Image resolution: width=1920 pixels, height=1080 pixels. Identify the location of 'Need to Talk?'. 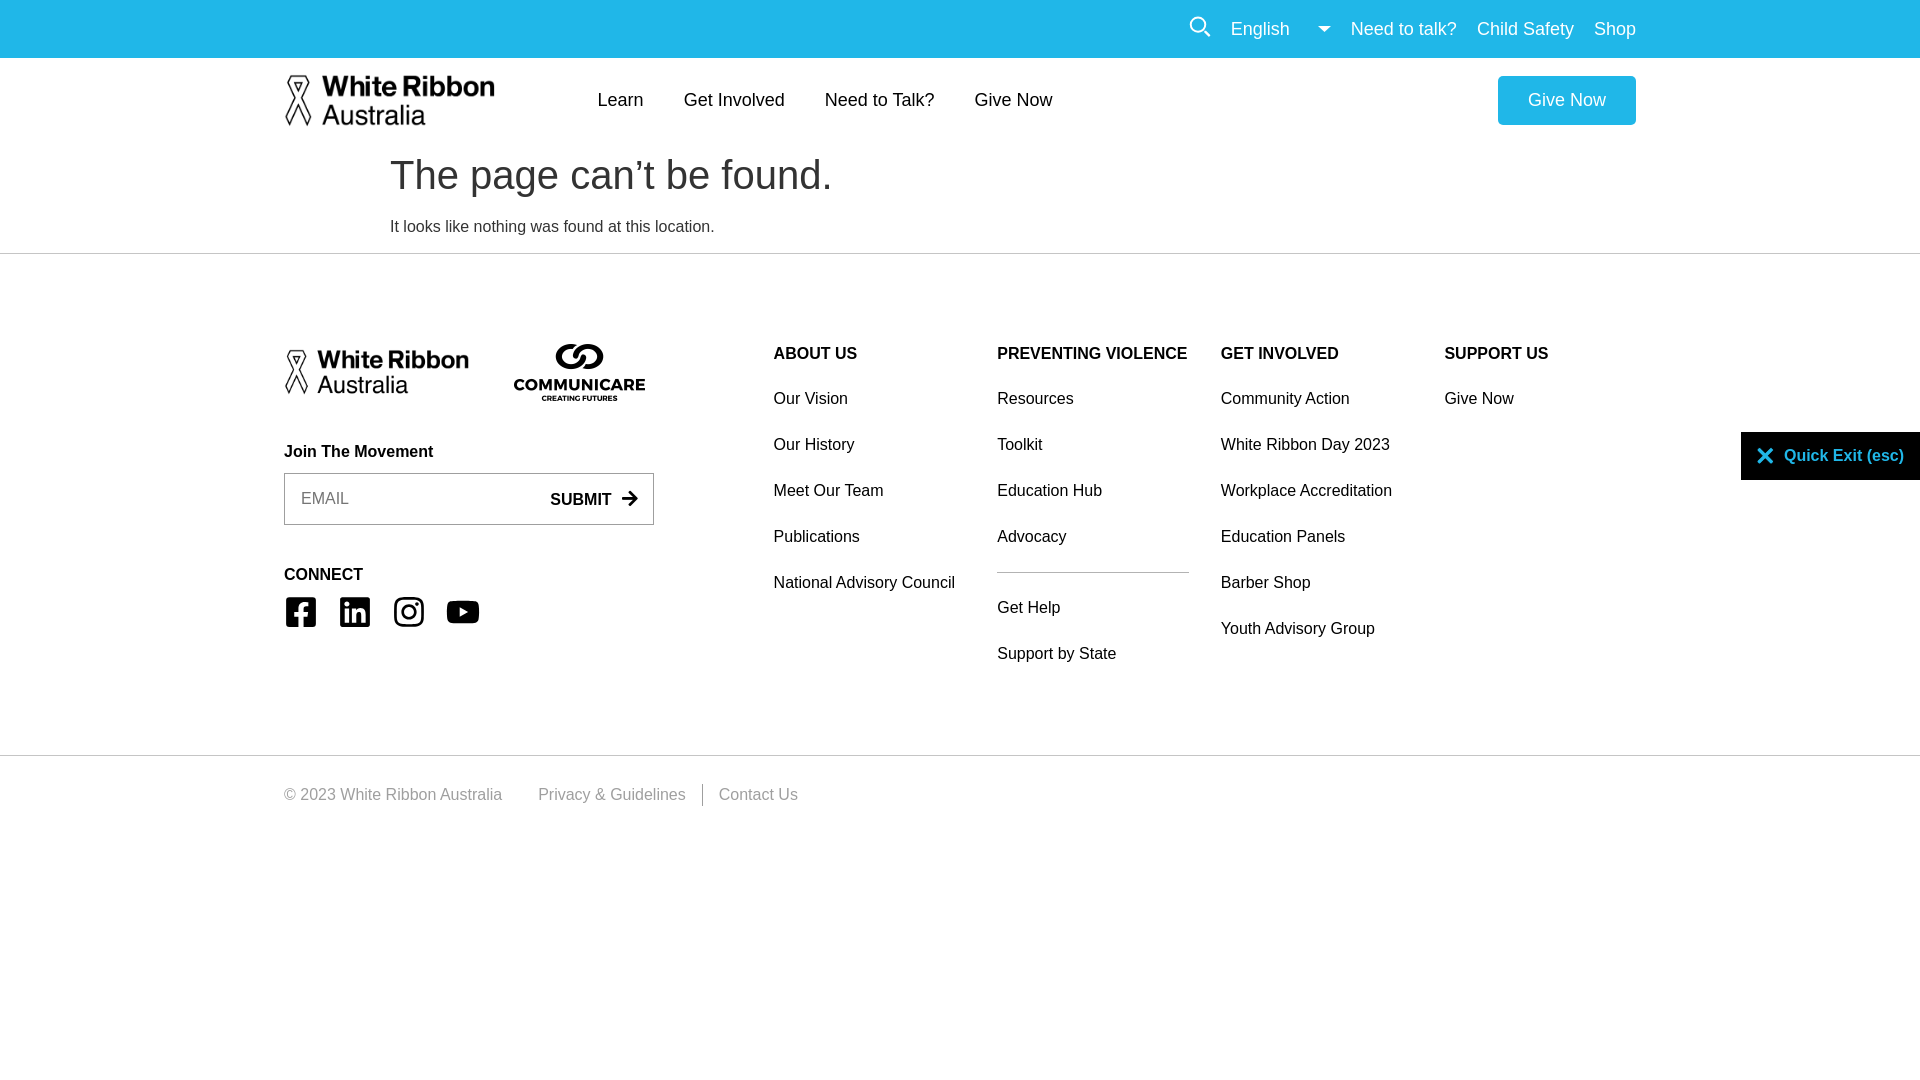
(879, 100).